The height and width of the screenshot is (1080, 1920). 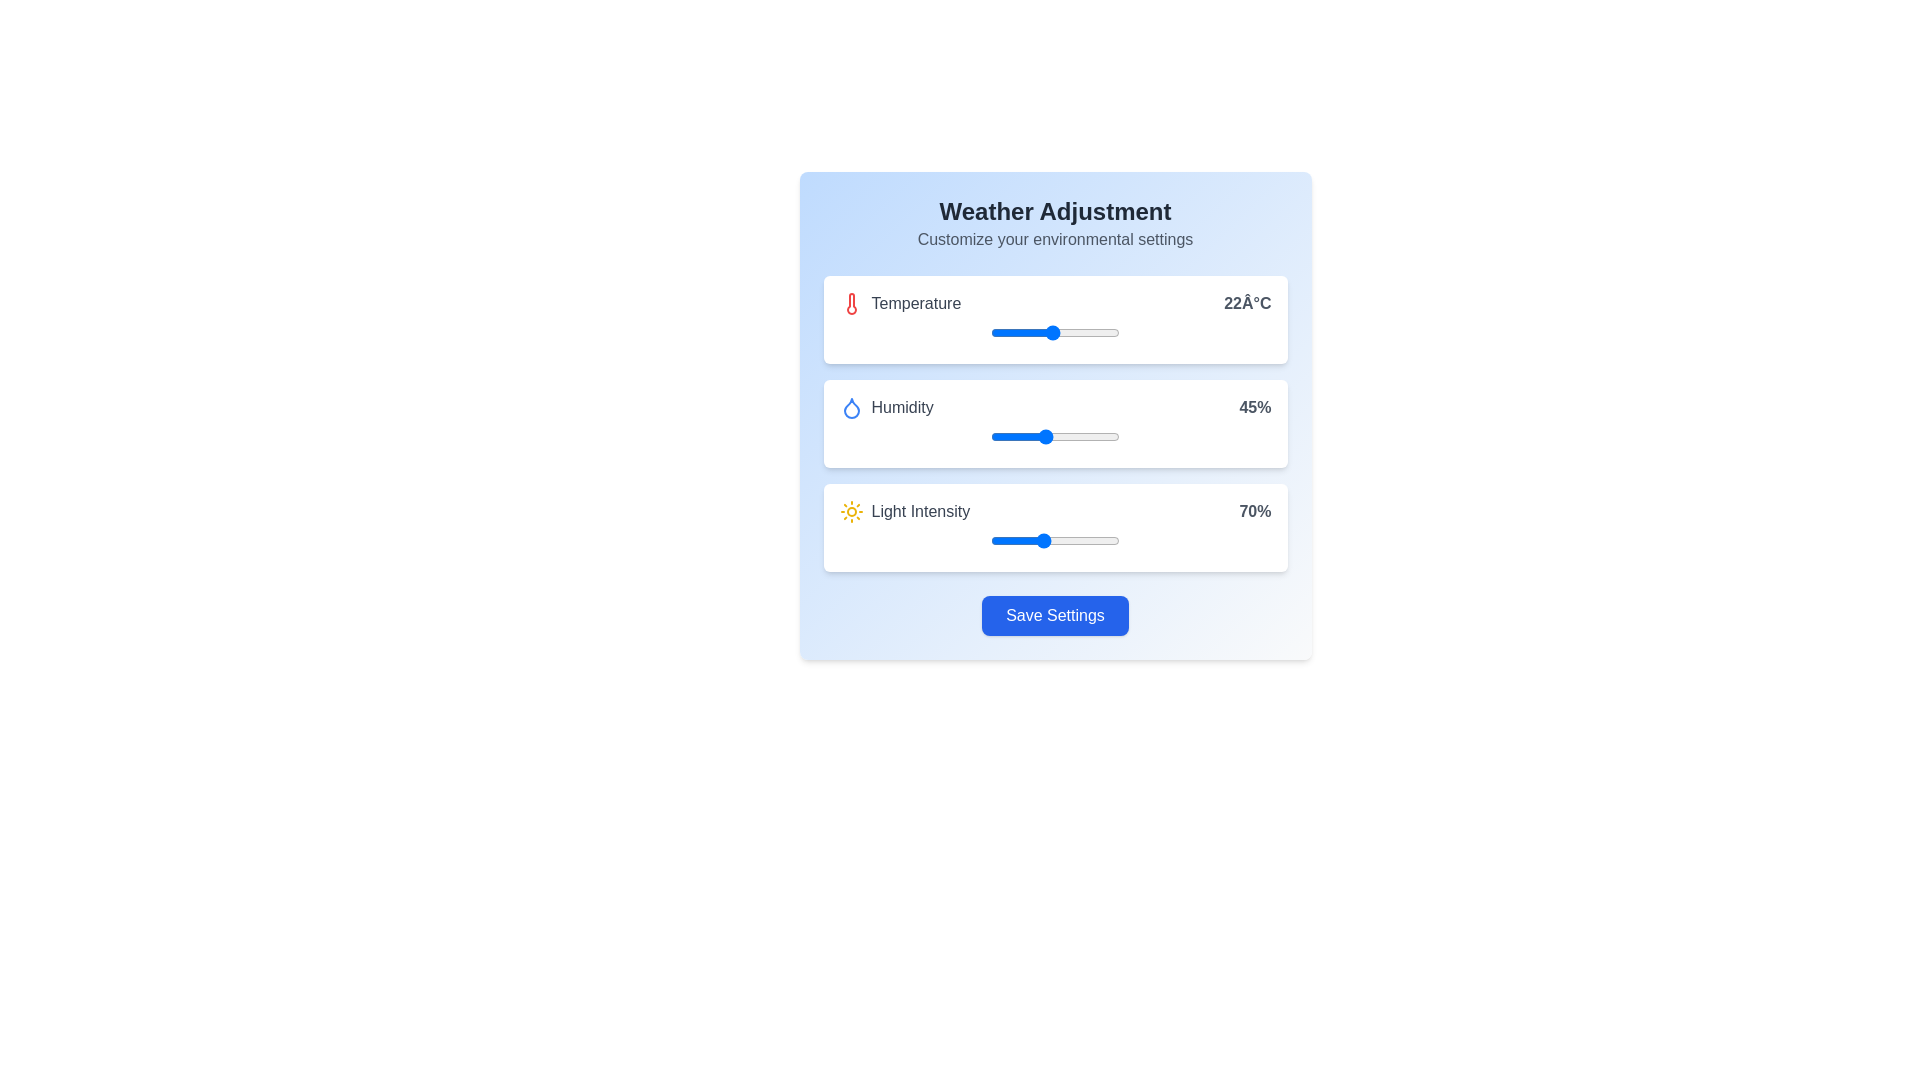 What do you see at coordinates (1038, 435) in the screenshot?
I see `the humidity` at bounding box center [1038, 435].